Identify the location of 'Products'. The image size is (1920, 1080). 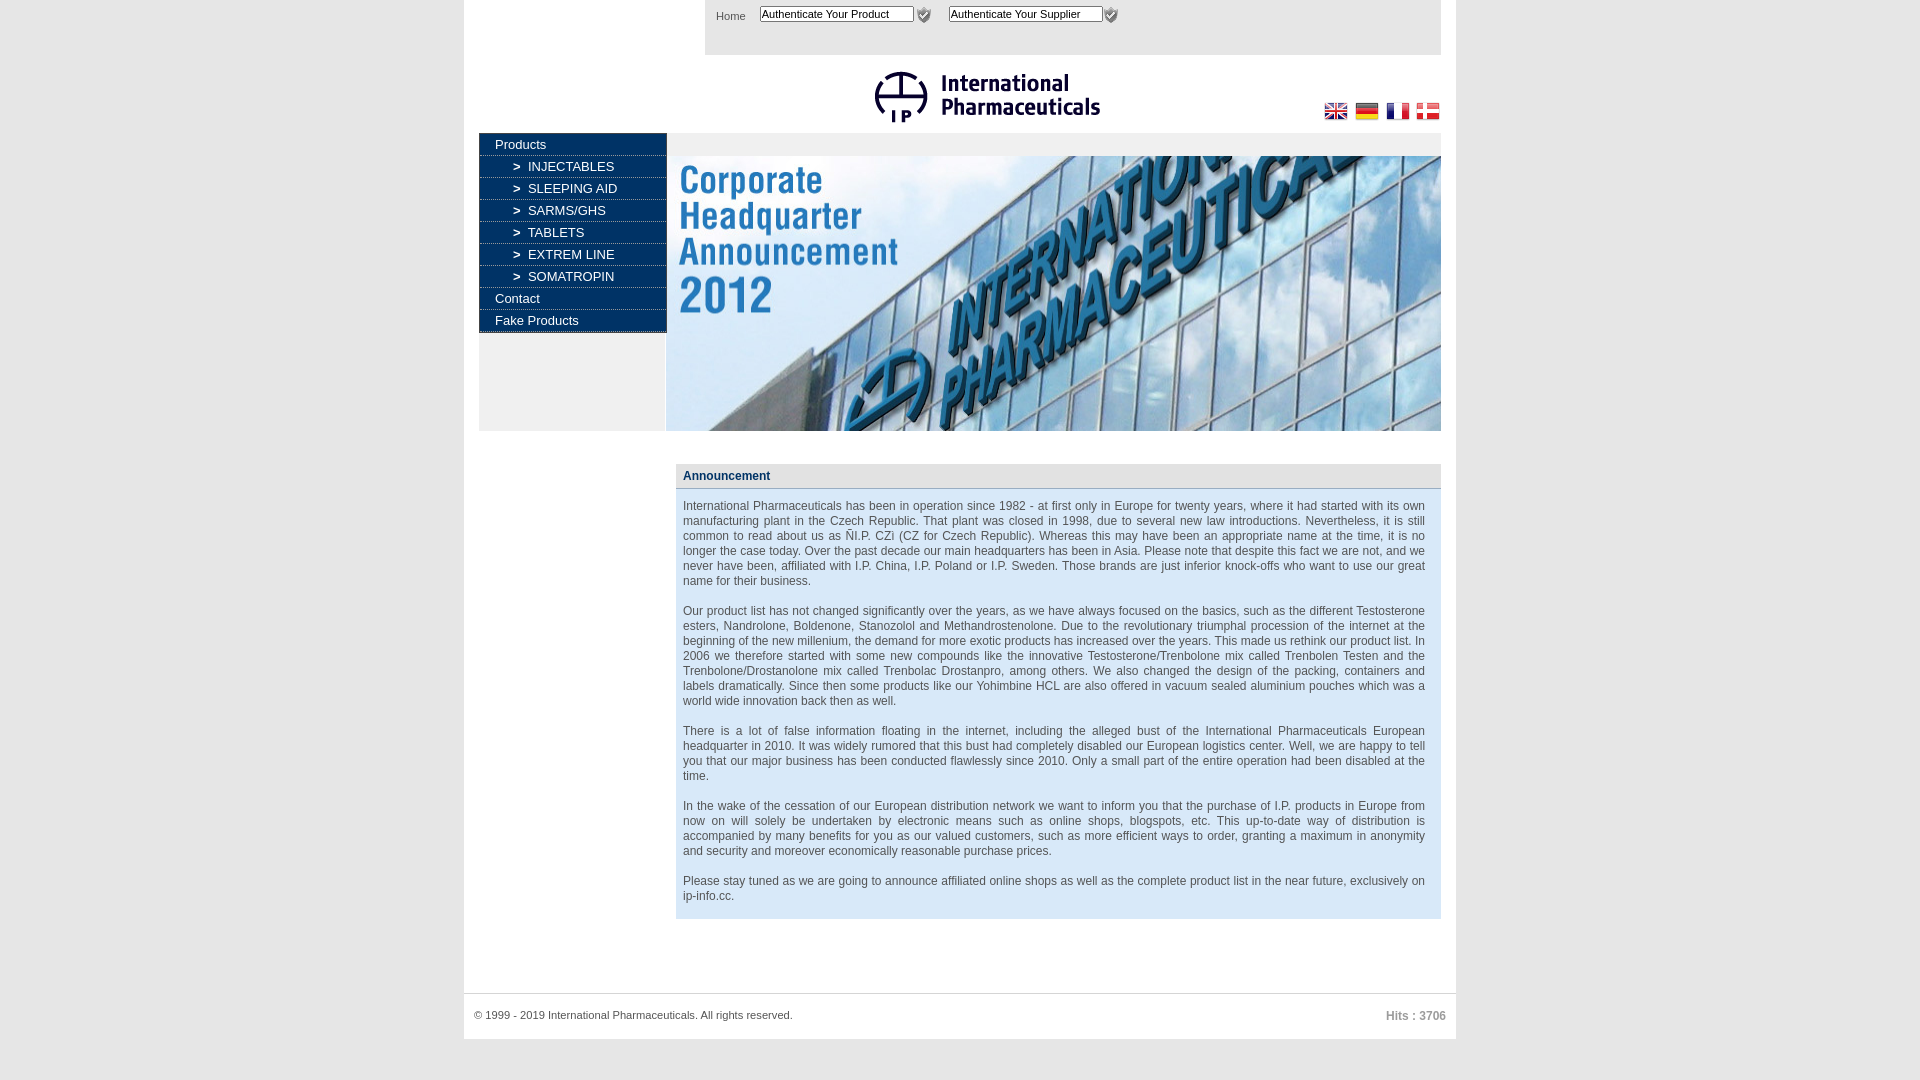
(480, 143).